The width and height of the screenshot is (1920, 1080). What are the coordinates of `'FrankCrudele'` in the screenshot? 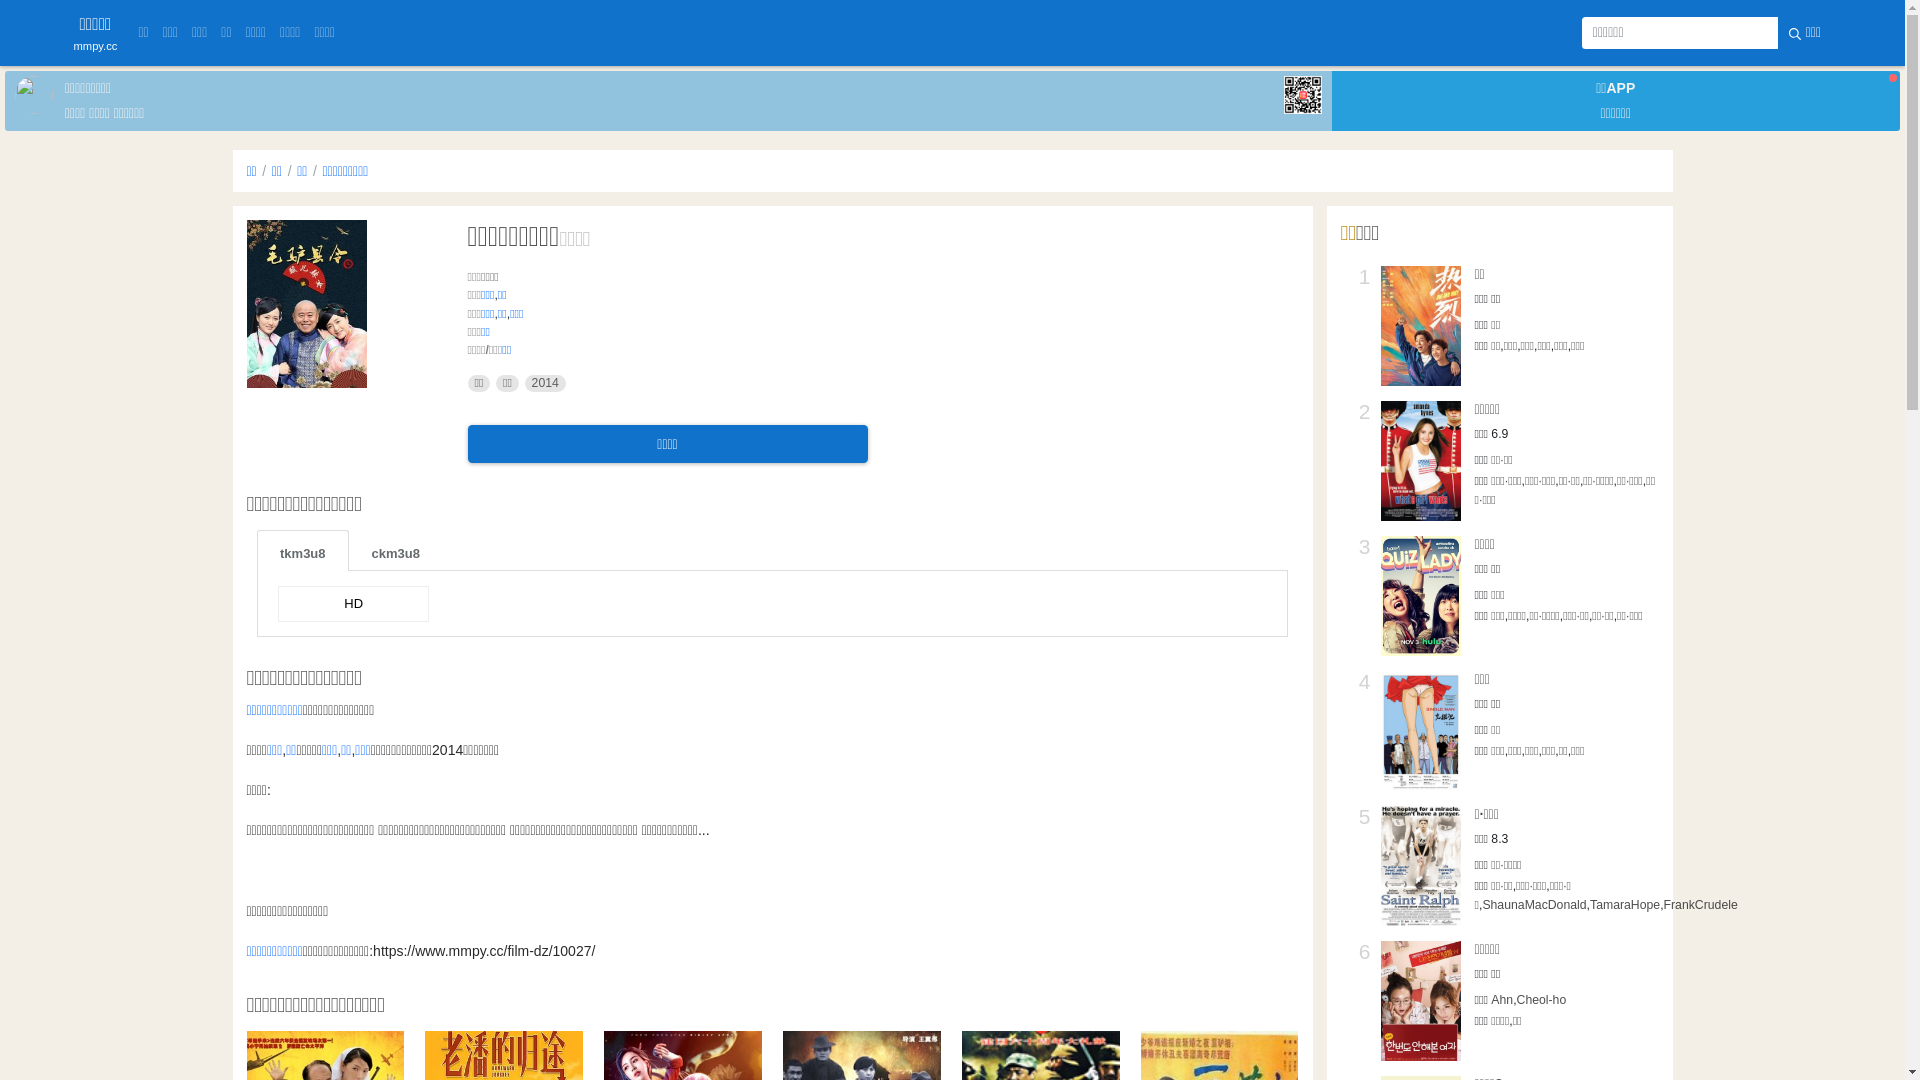 It's located at (1699, 905).